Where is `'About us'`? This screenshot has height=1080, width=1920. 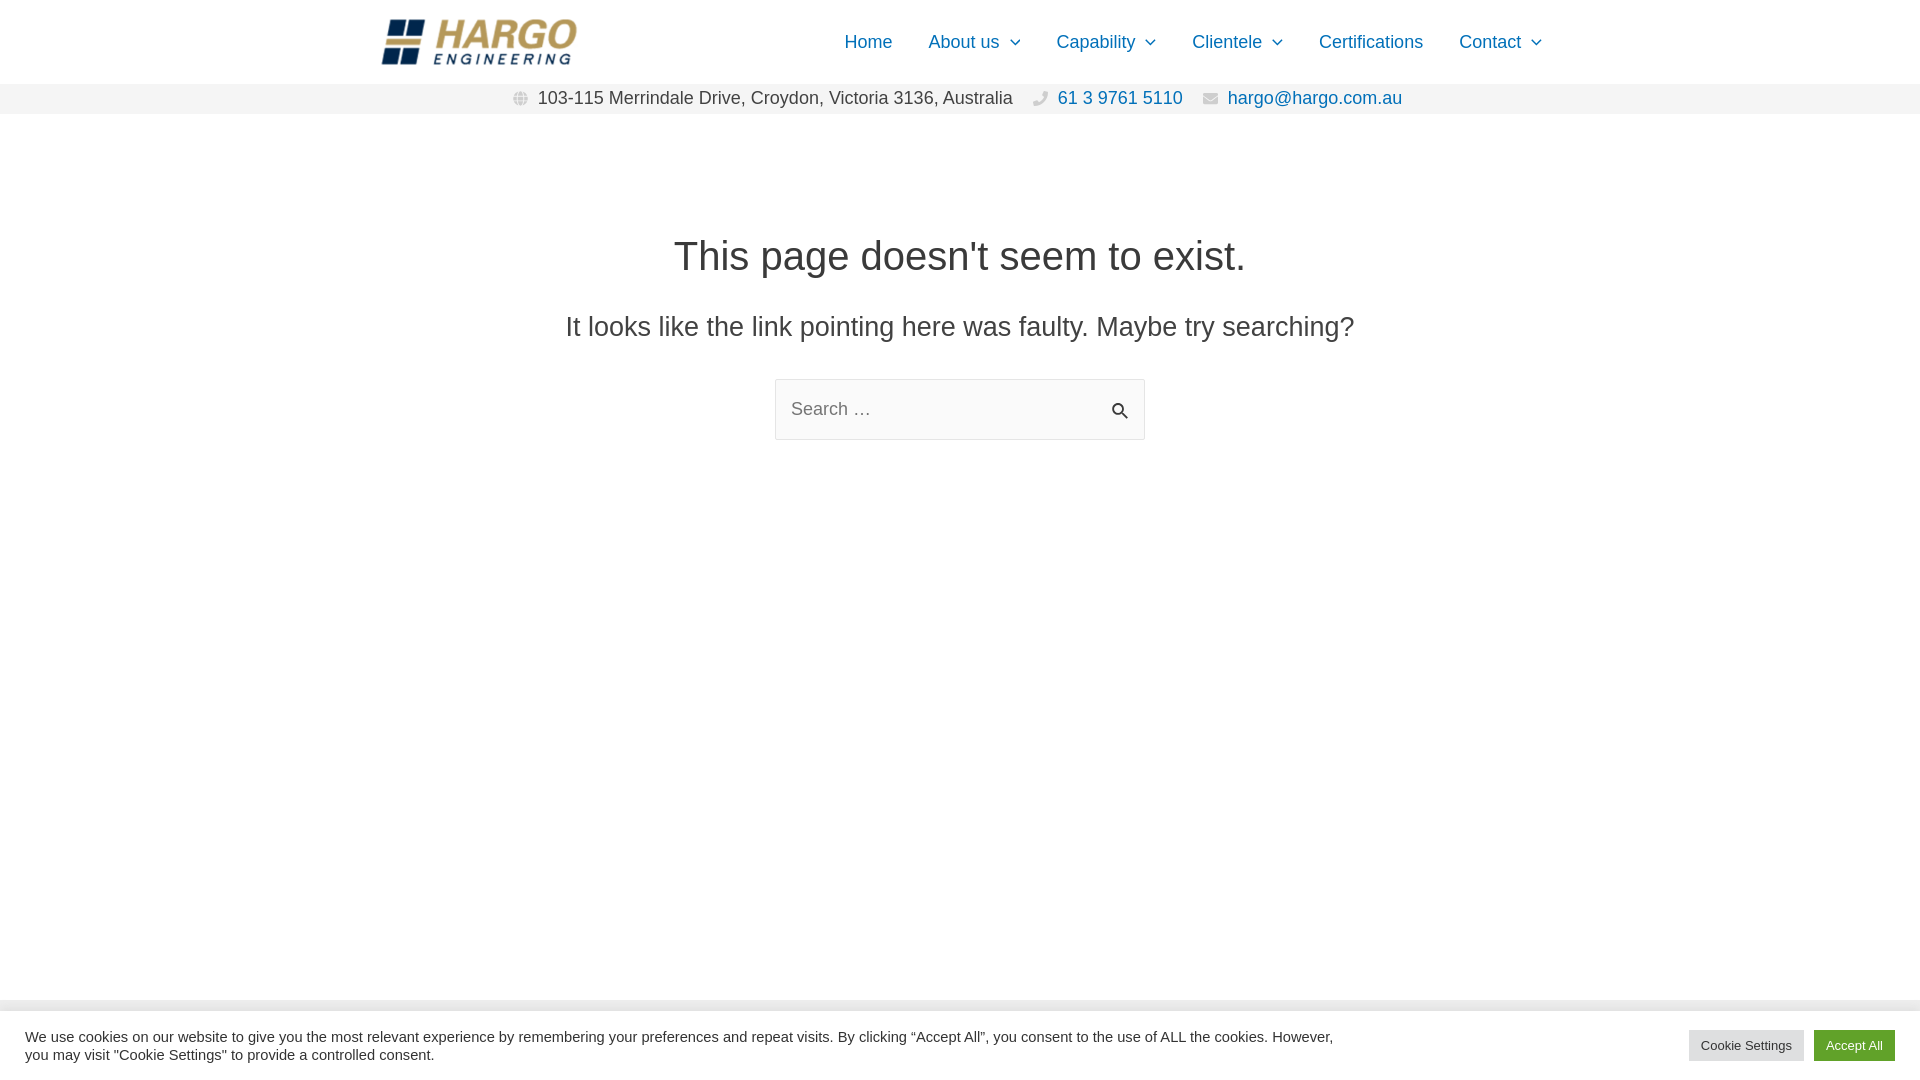
'About us' is located at coordinates (974, 41).